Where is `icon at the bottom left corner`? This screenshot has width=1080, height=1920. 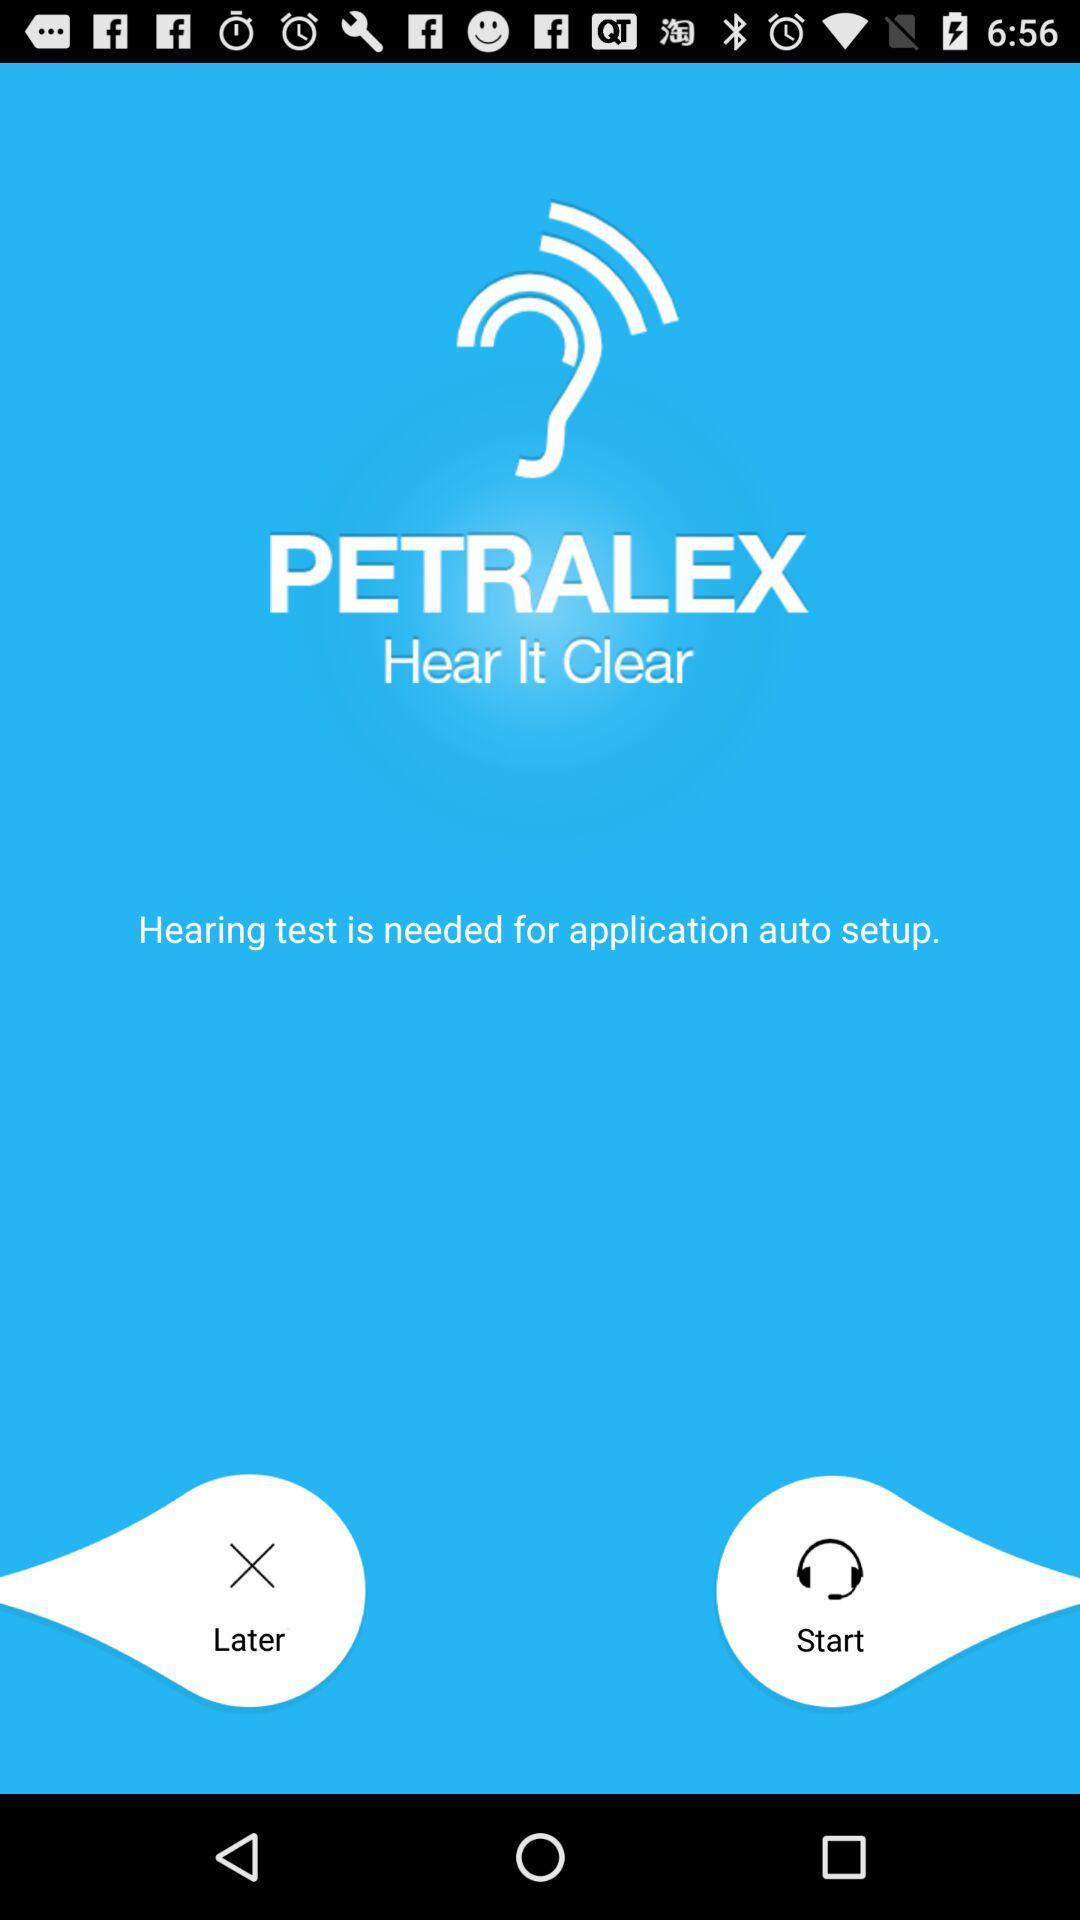 icon at the bottom left corner is located at coordinates (183, 1592).